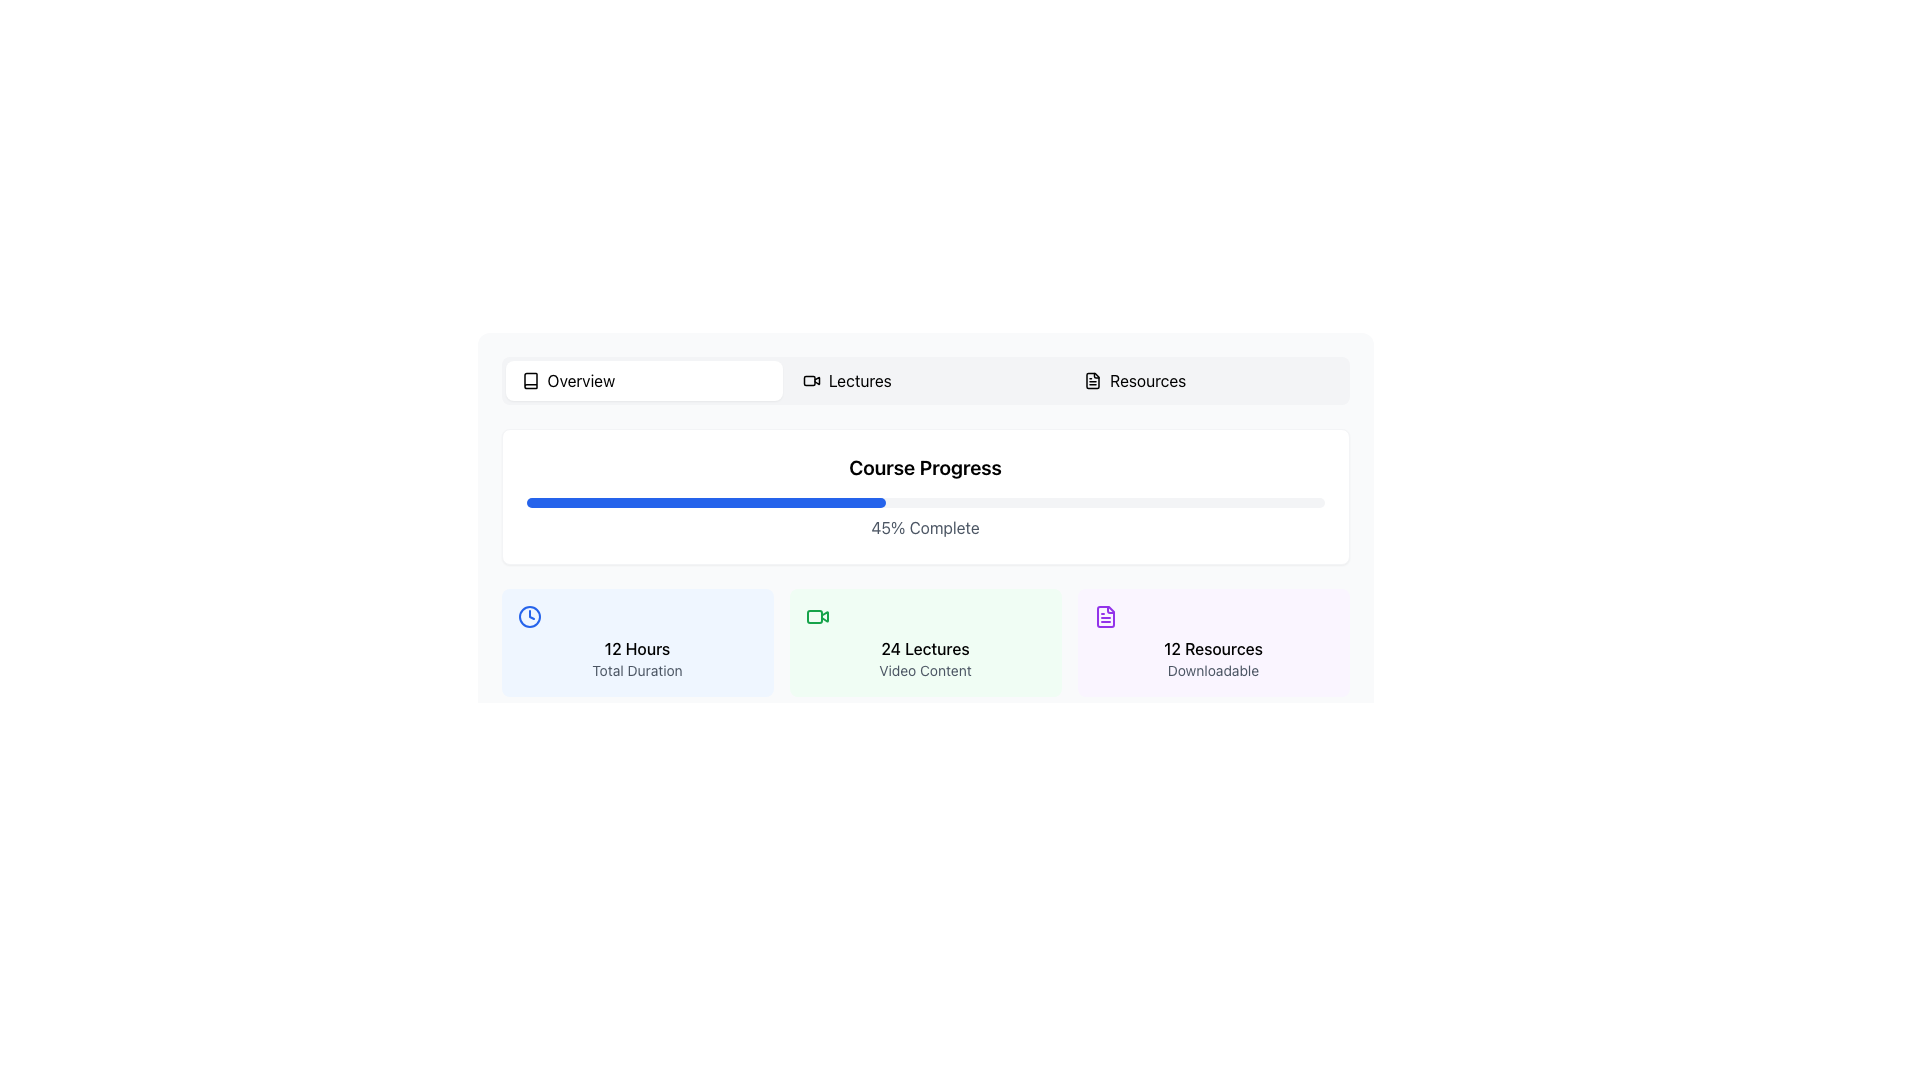  What do you see at coordinates (1092, 381) in the screenshot?
I see `the black document icon in the navigation bar` at bounding box center [1092, 381].